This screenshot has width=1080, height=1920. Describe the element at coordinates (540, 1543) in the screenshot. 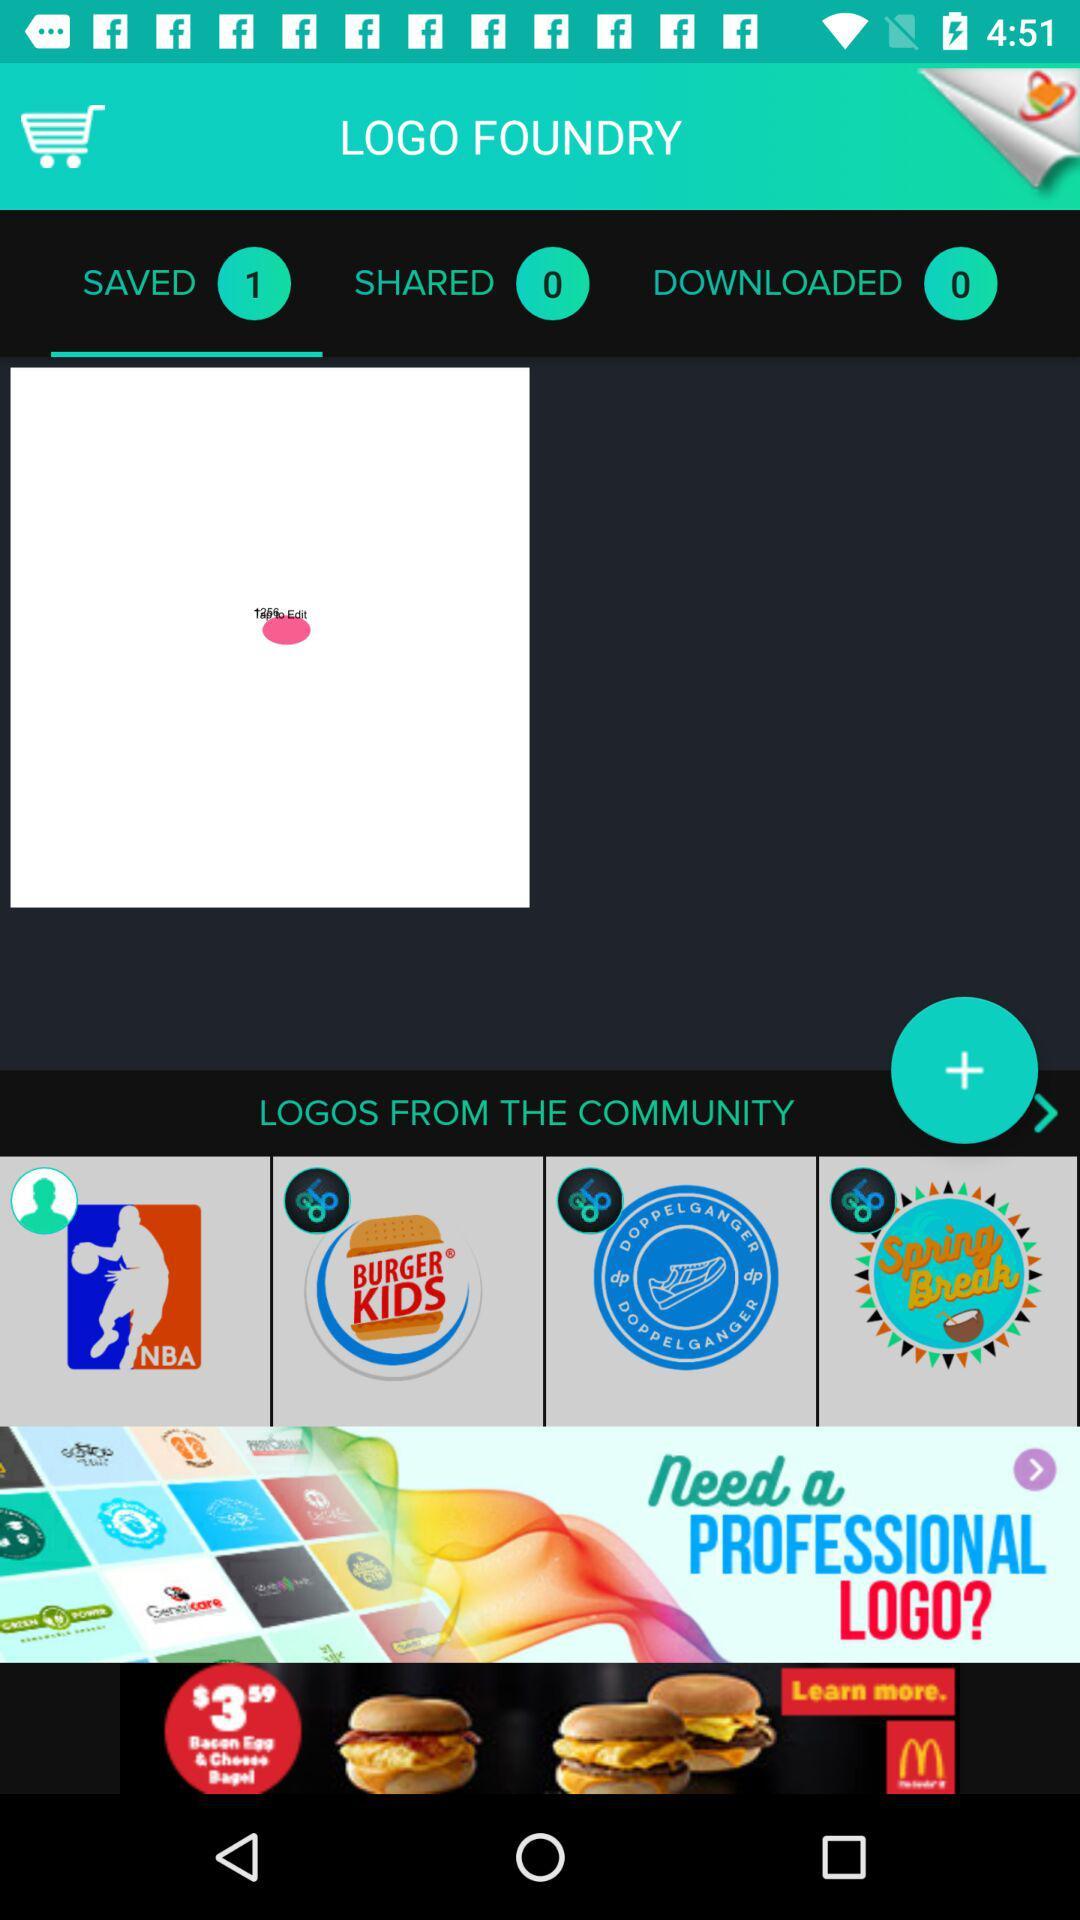

I see `open advertisement` at that location.